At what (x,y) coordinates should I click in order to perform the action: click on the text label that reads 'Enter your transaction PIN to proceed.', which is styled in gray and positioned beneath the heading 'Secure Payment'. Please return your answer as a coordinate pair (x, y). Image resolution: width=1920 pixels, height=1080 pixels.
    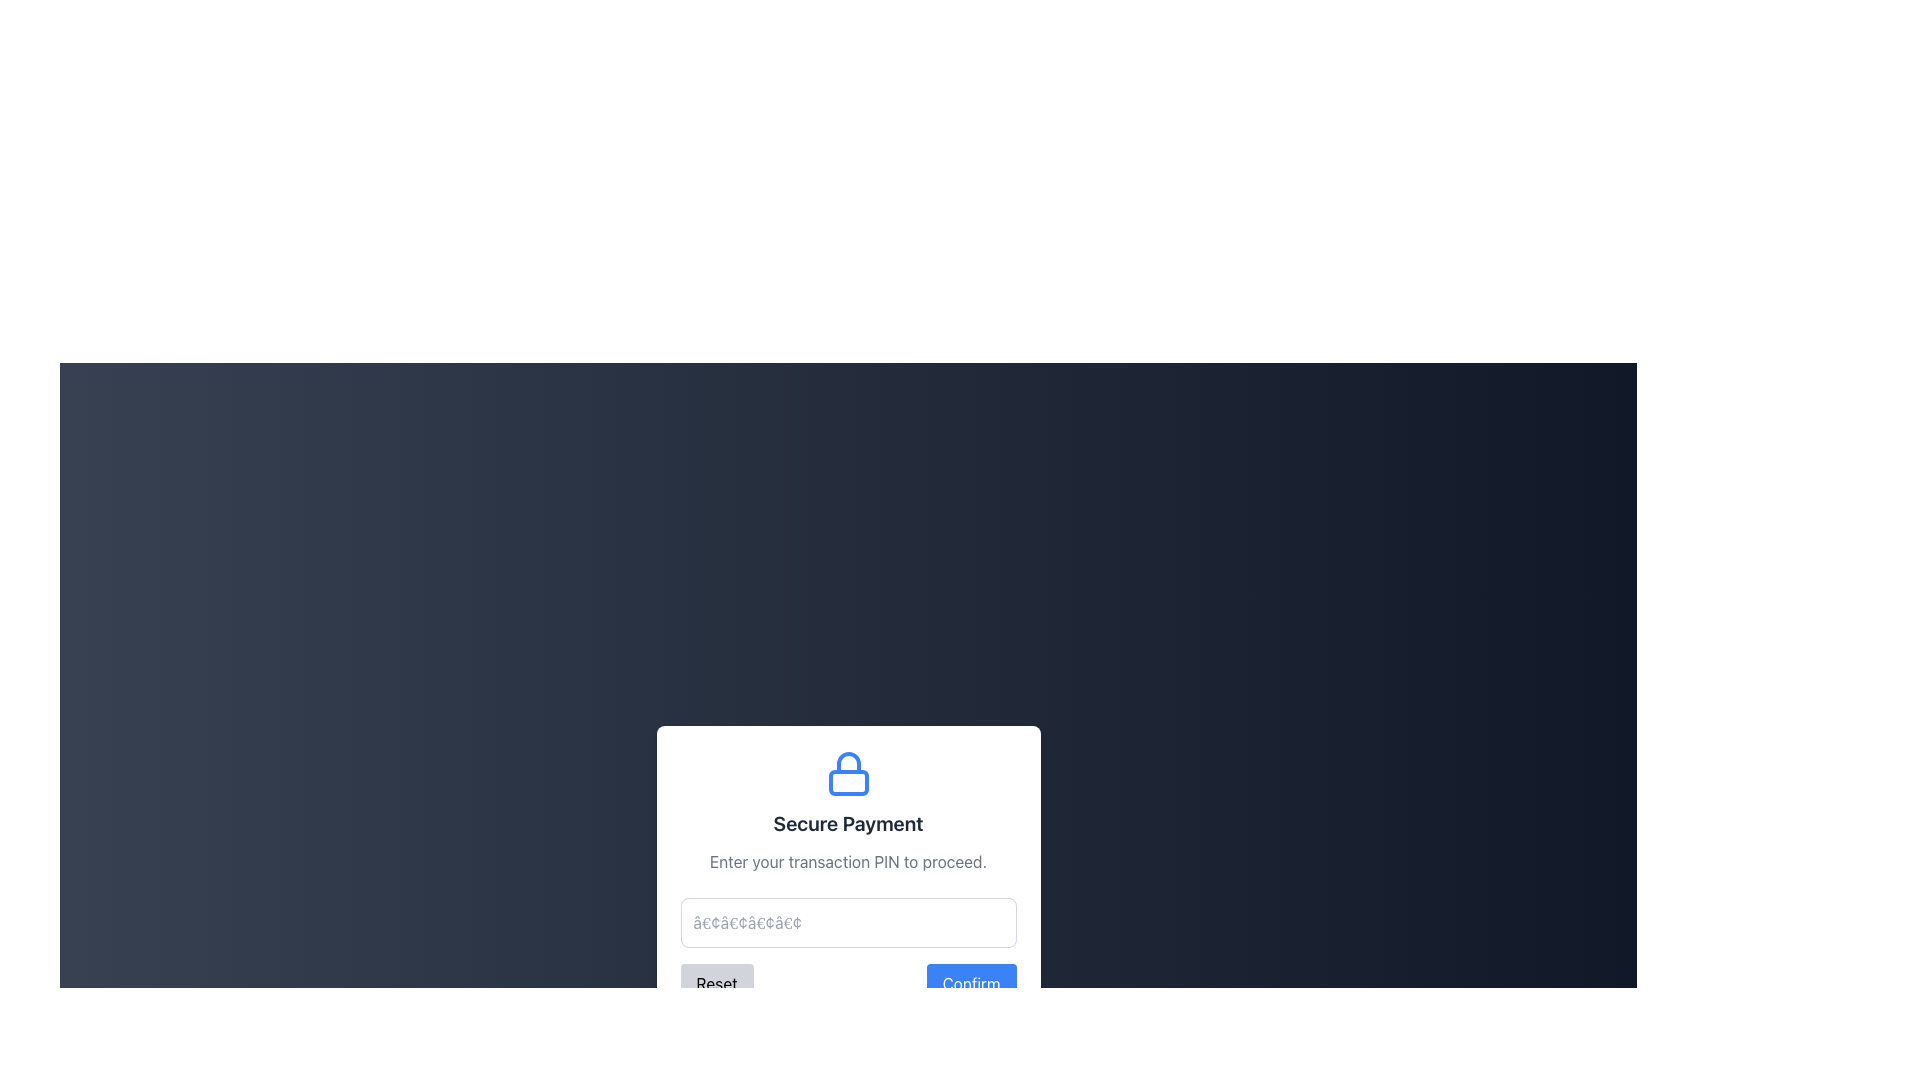
    Looking at the image, I should click on (848, 860).